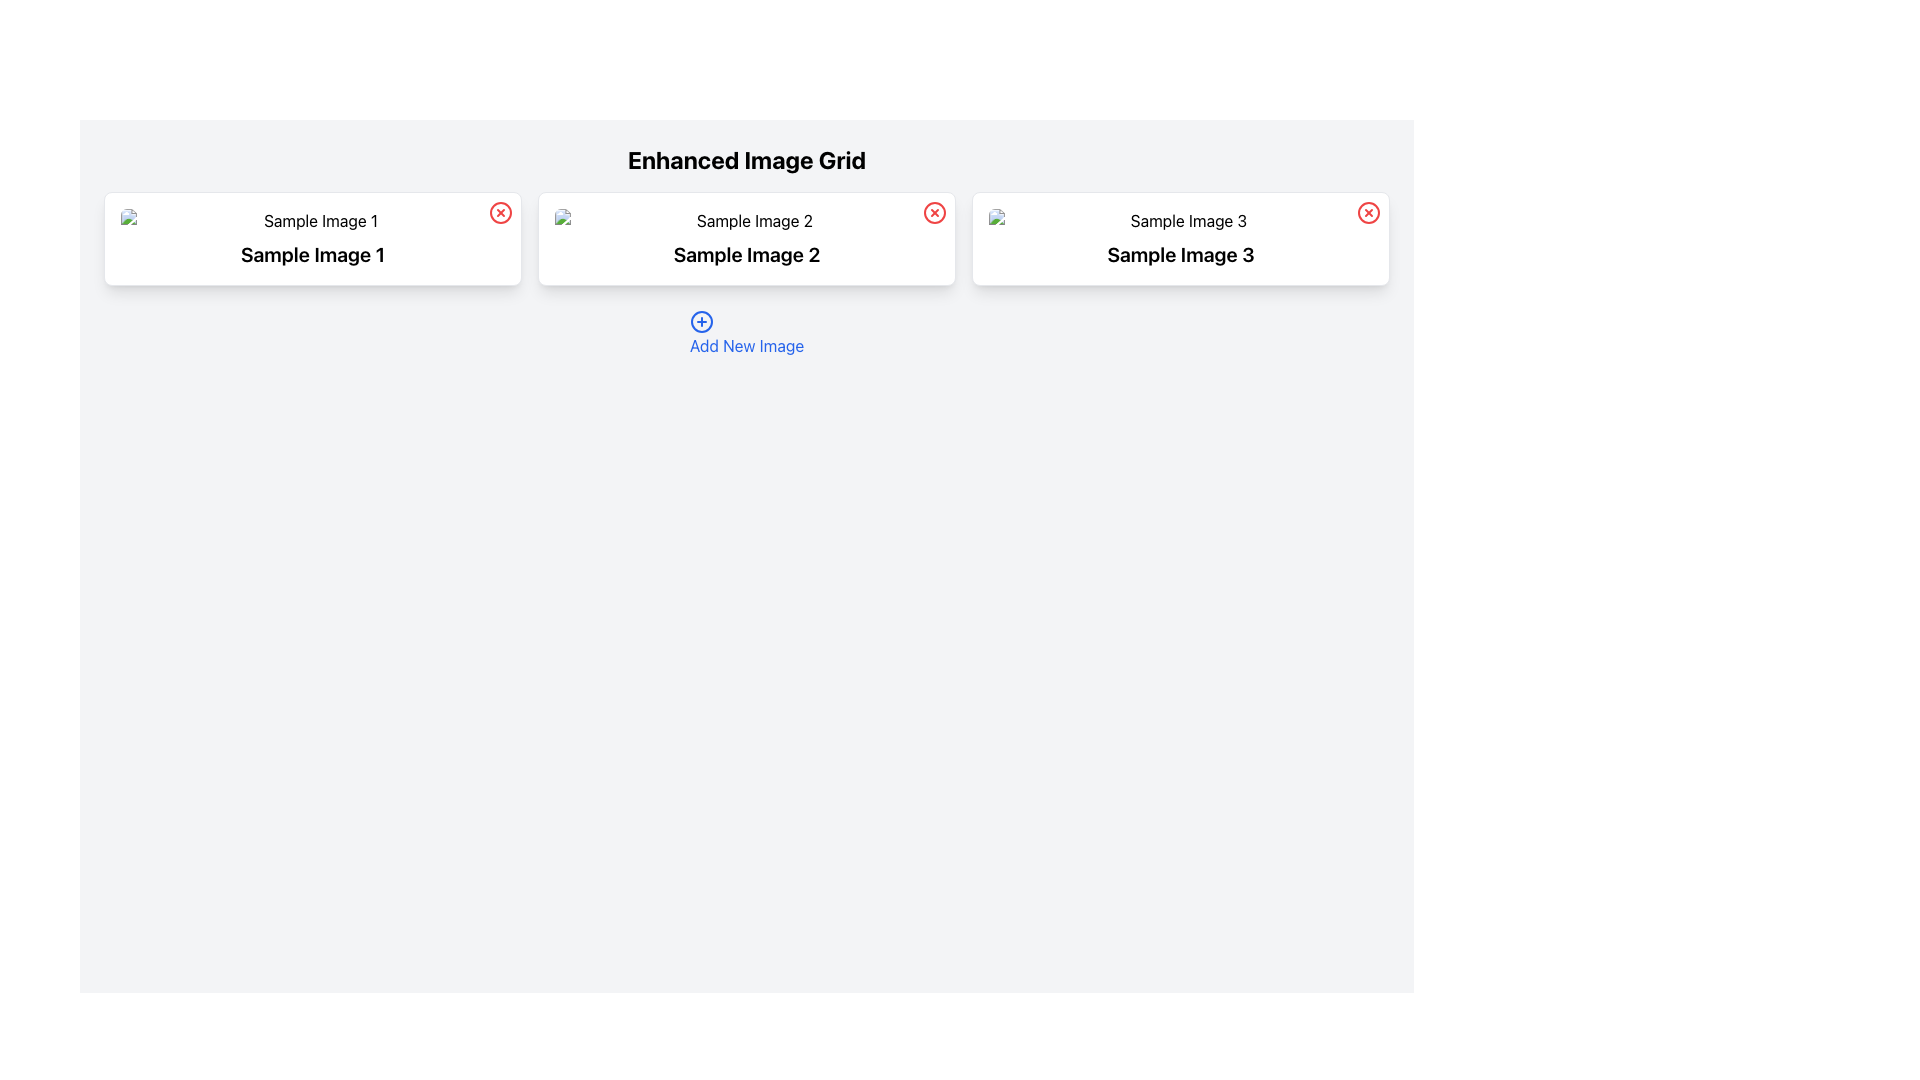  Describe the element at coordinates (1180, 238) in the screenshot. I see `the white rectangular card with rounded corners that contains the text 'Sample Image 3' and a red circular close icon in the top right corner` at that location.